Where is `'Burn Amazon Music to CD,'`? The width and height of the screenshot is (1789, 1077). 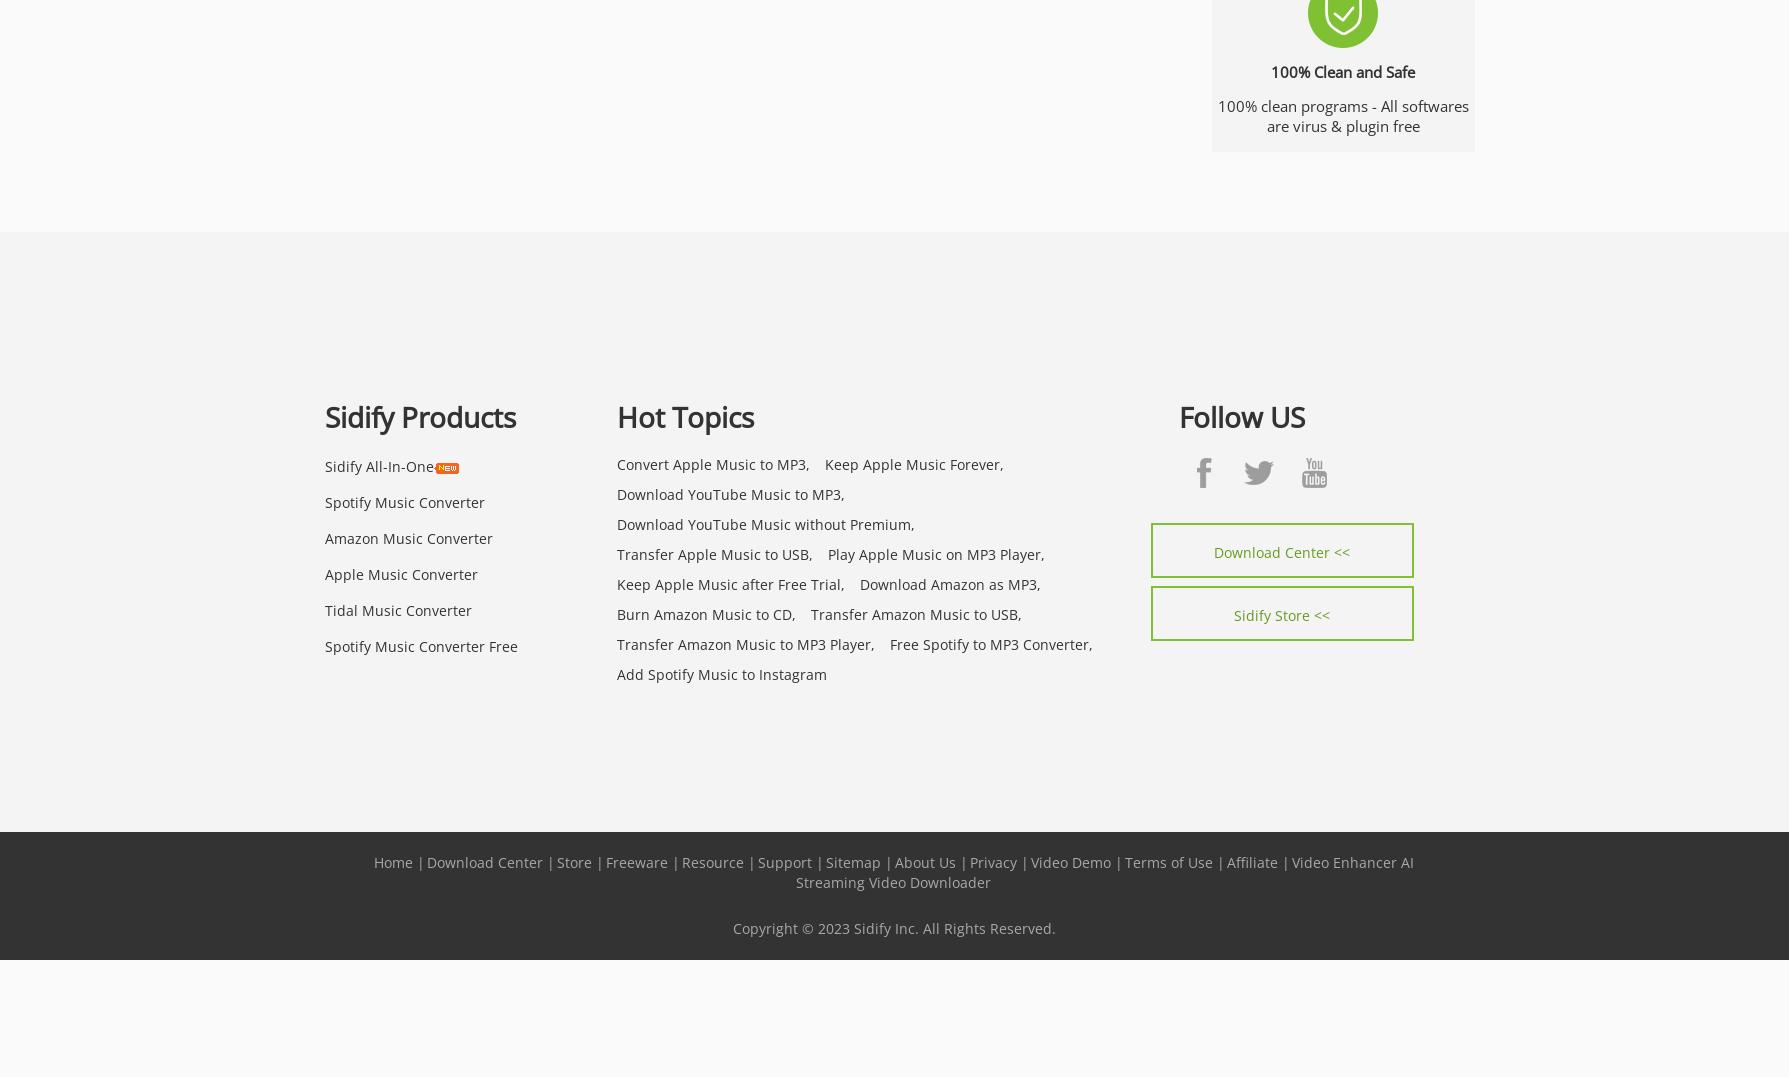
'Burn Amazon Music to CD,' is located at coordinates (617, 613).